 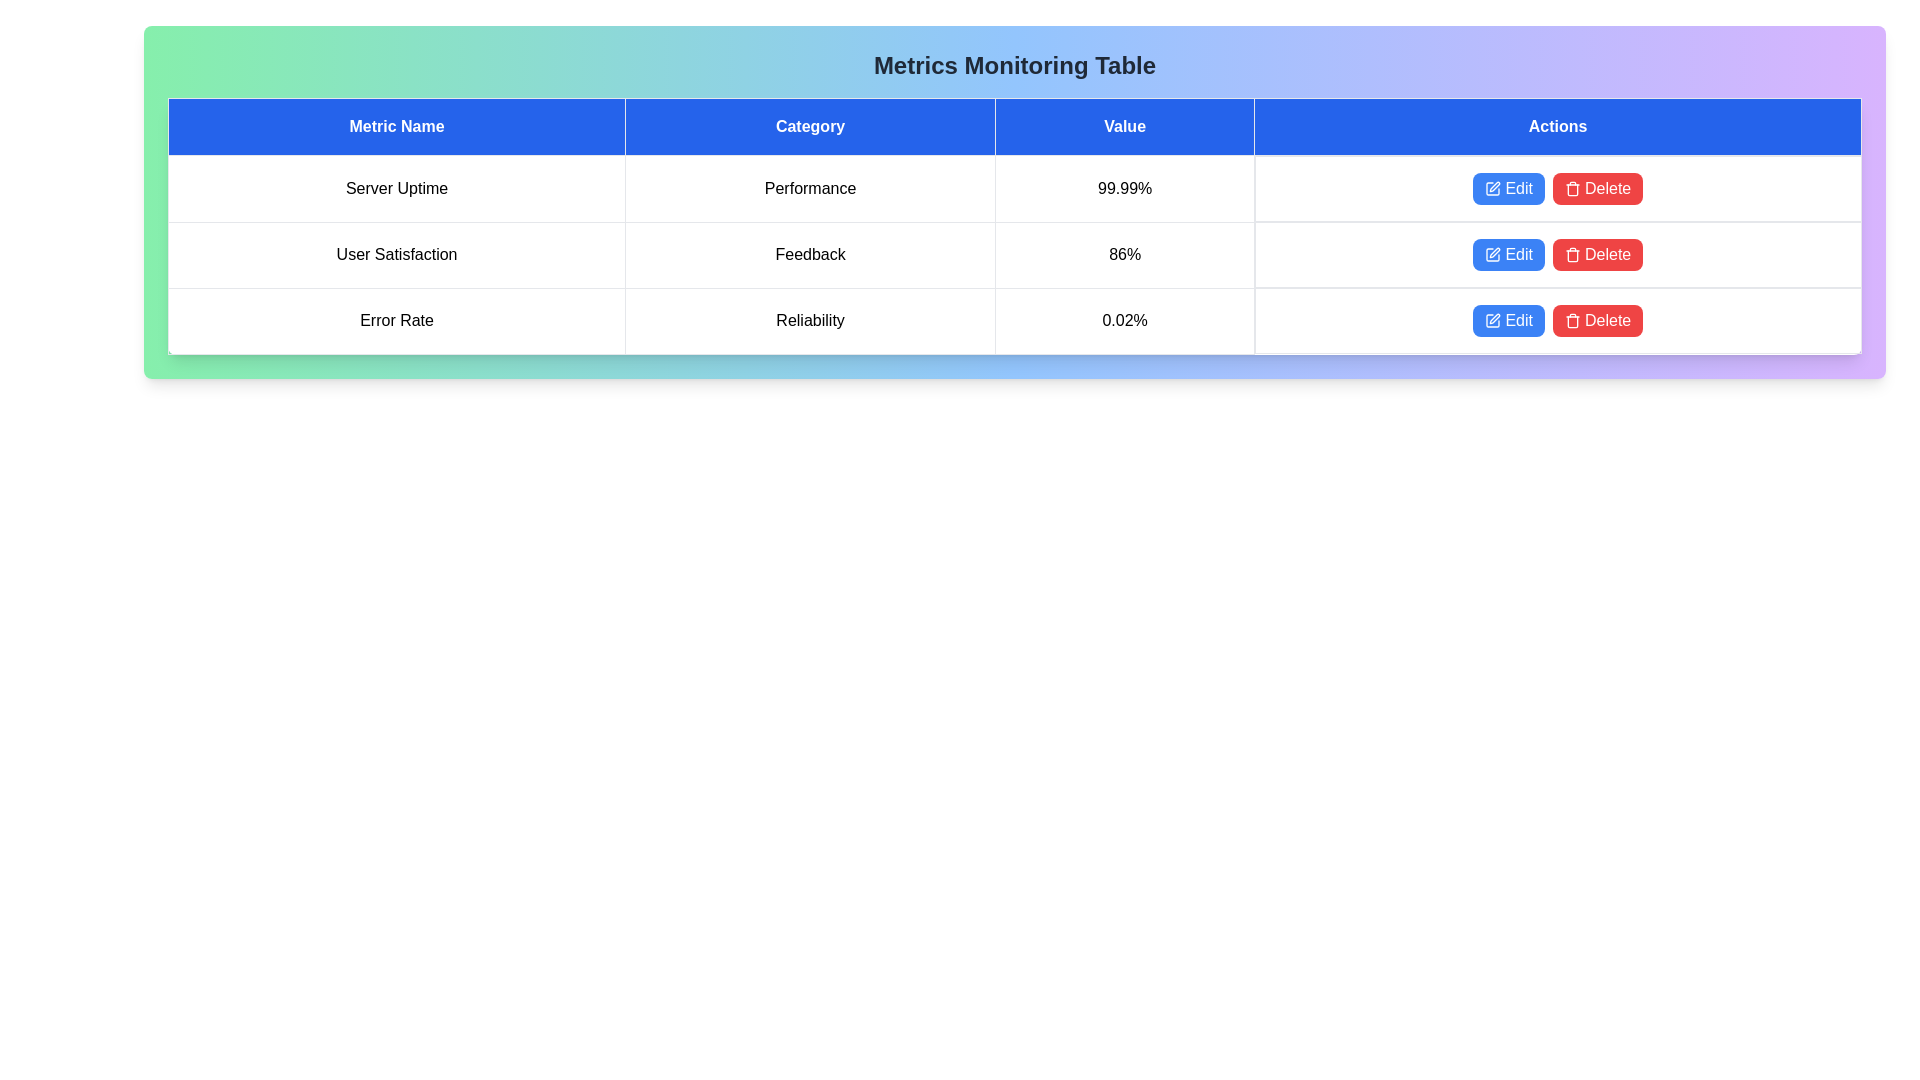 I want to click on the 'Edit' button for the metric Server Uptime, so click(x=1508, y=189).